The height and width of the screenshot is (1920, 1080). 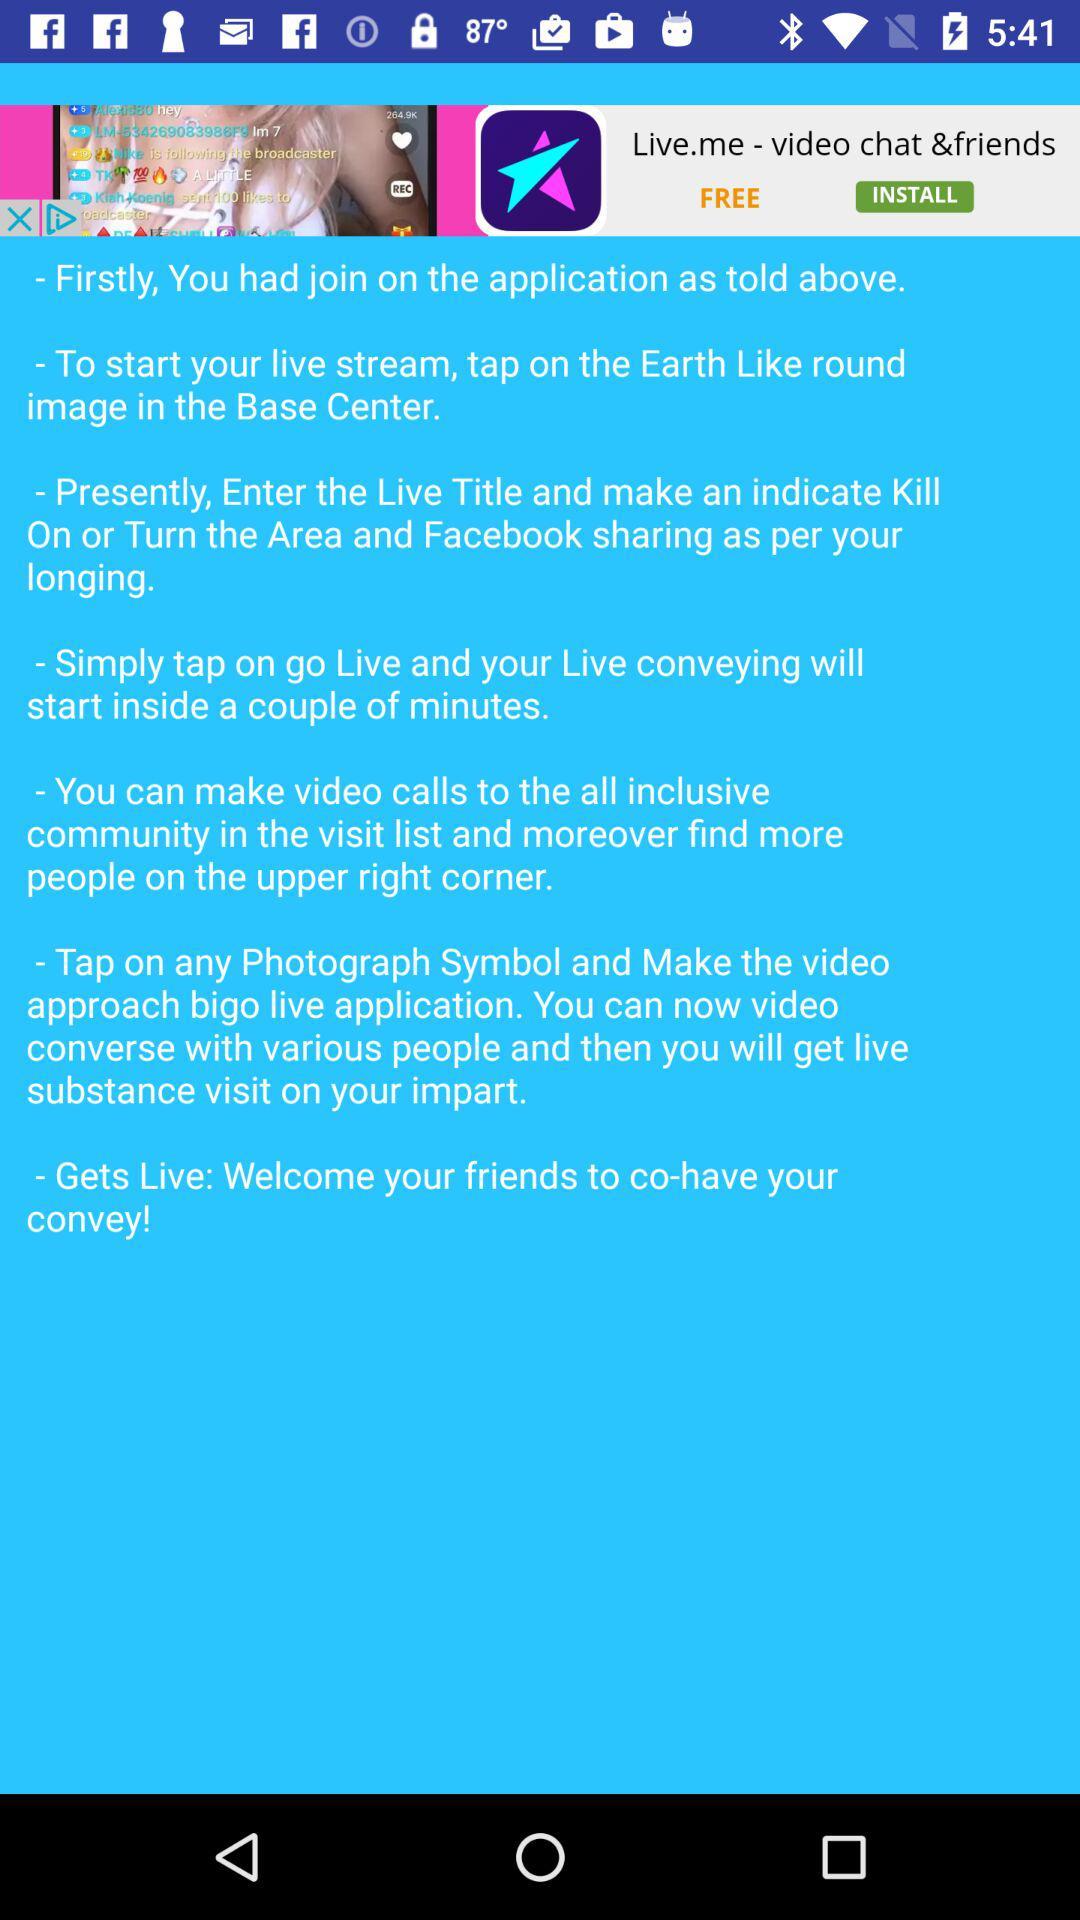 What do you see at coordinates (540, 170) in the screenshot?
I see `advertisement` at bounding box center [540, 170].